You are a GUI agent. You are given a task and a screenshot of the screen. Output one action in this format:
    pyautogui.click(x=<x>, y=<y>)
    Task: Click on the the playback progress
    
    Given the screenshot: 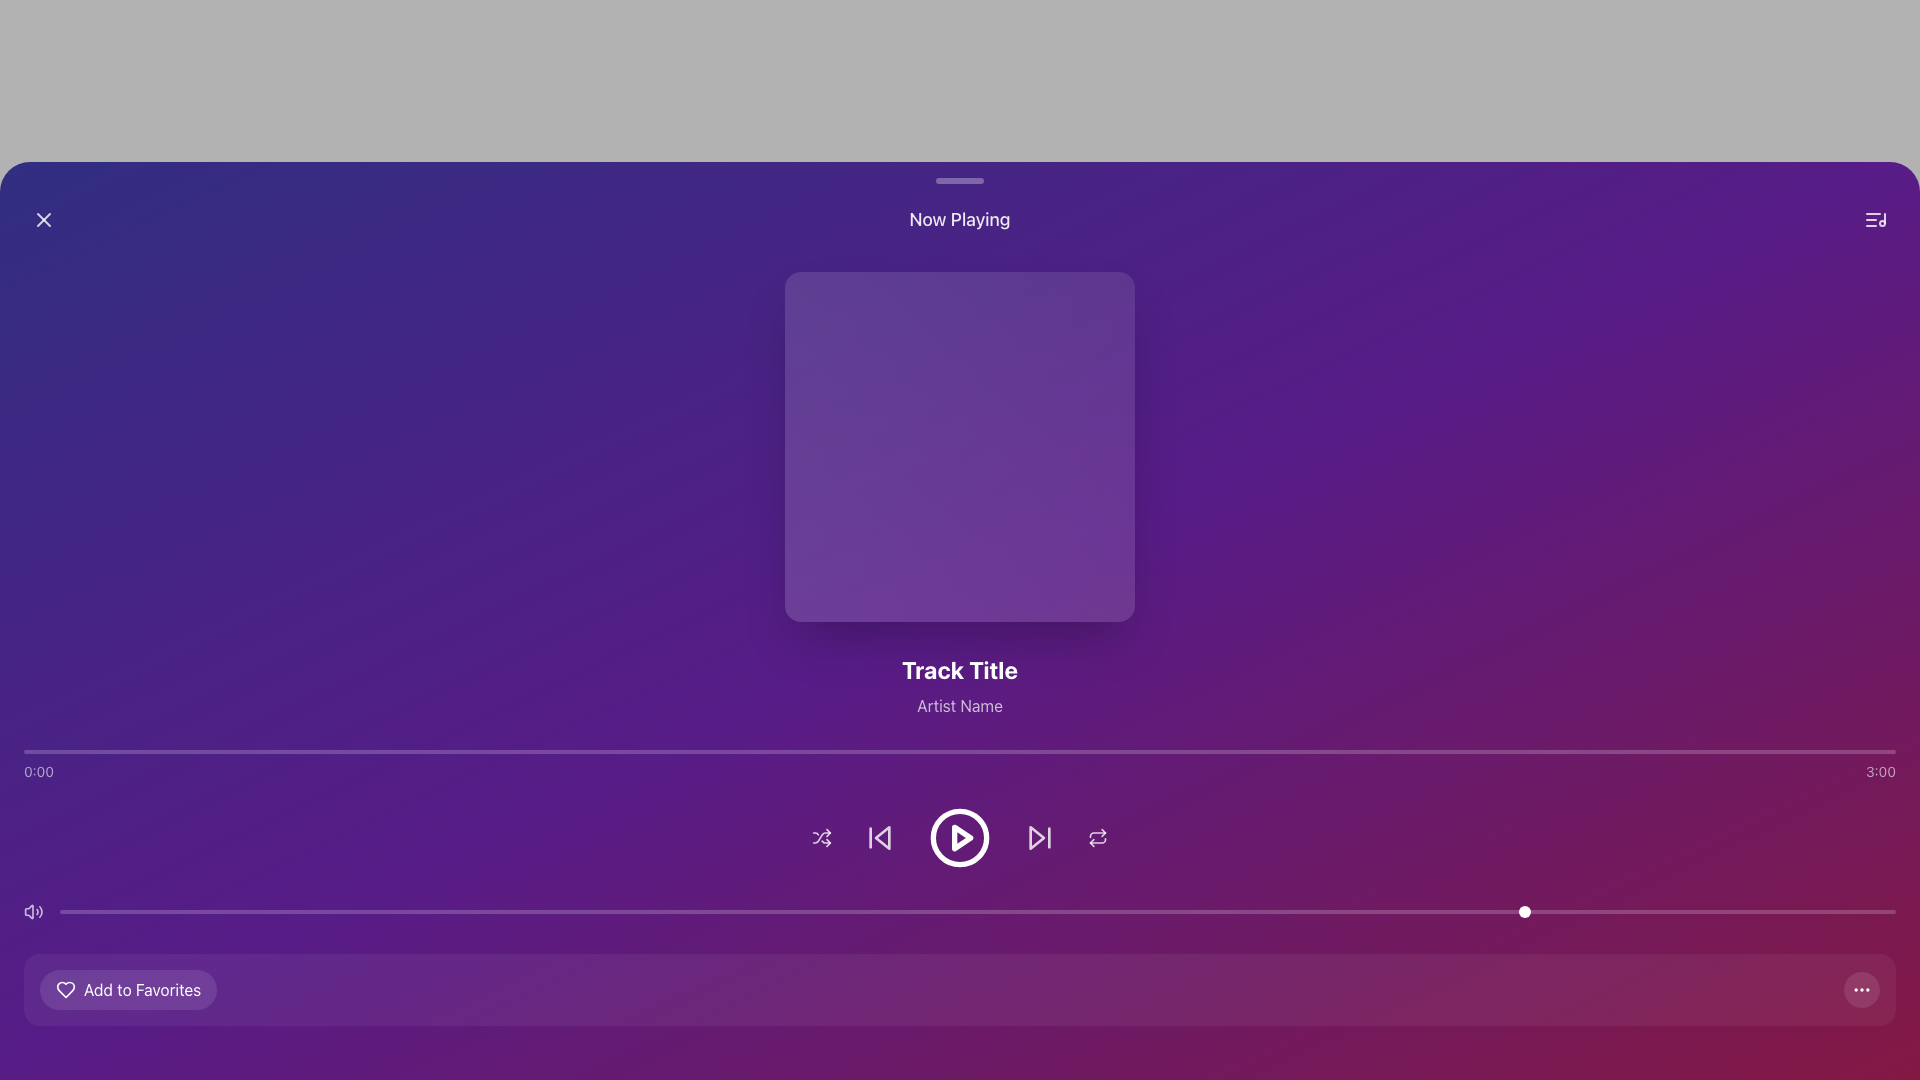 What is the action you would take?
    pyautogui.click(x=1484, y=752)
    